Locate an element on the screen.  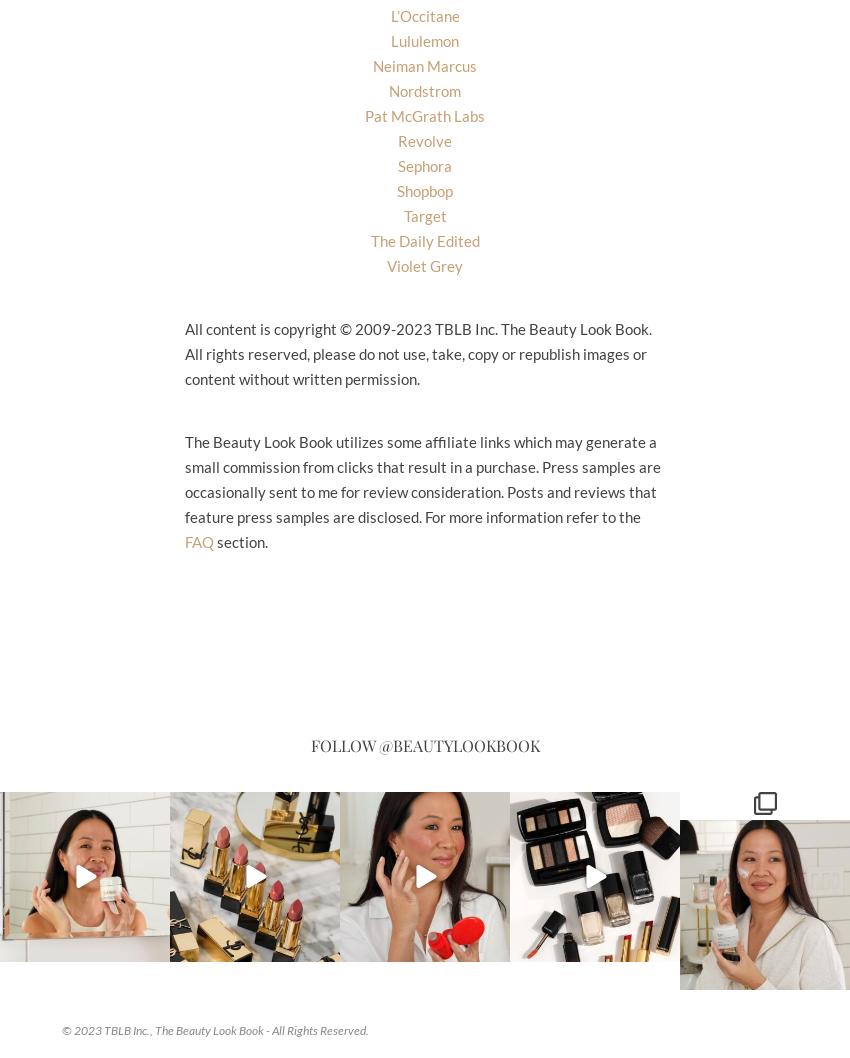
'Nordstrom' is located at coordinates (425, 89).